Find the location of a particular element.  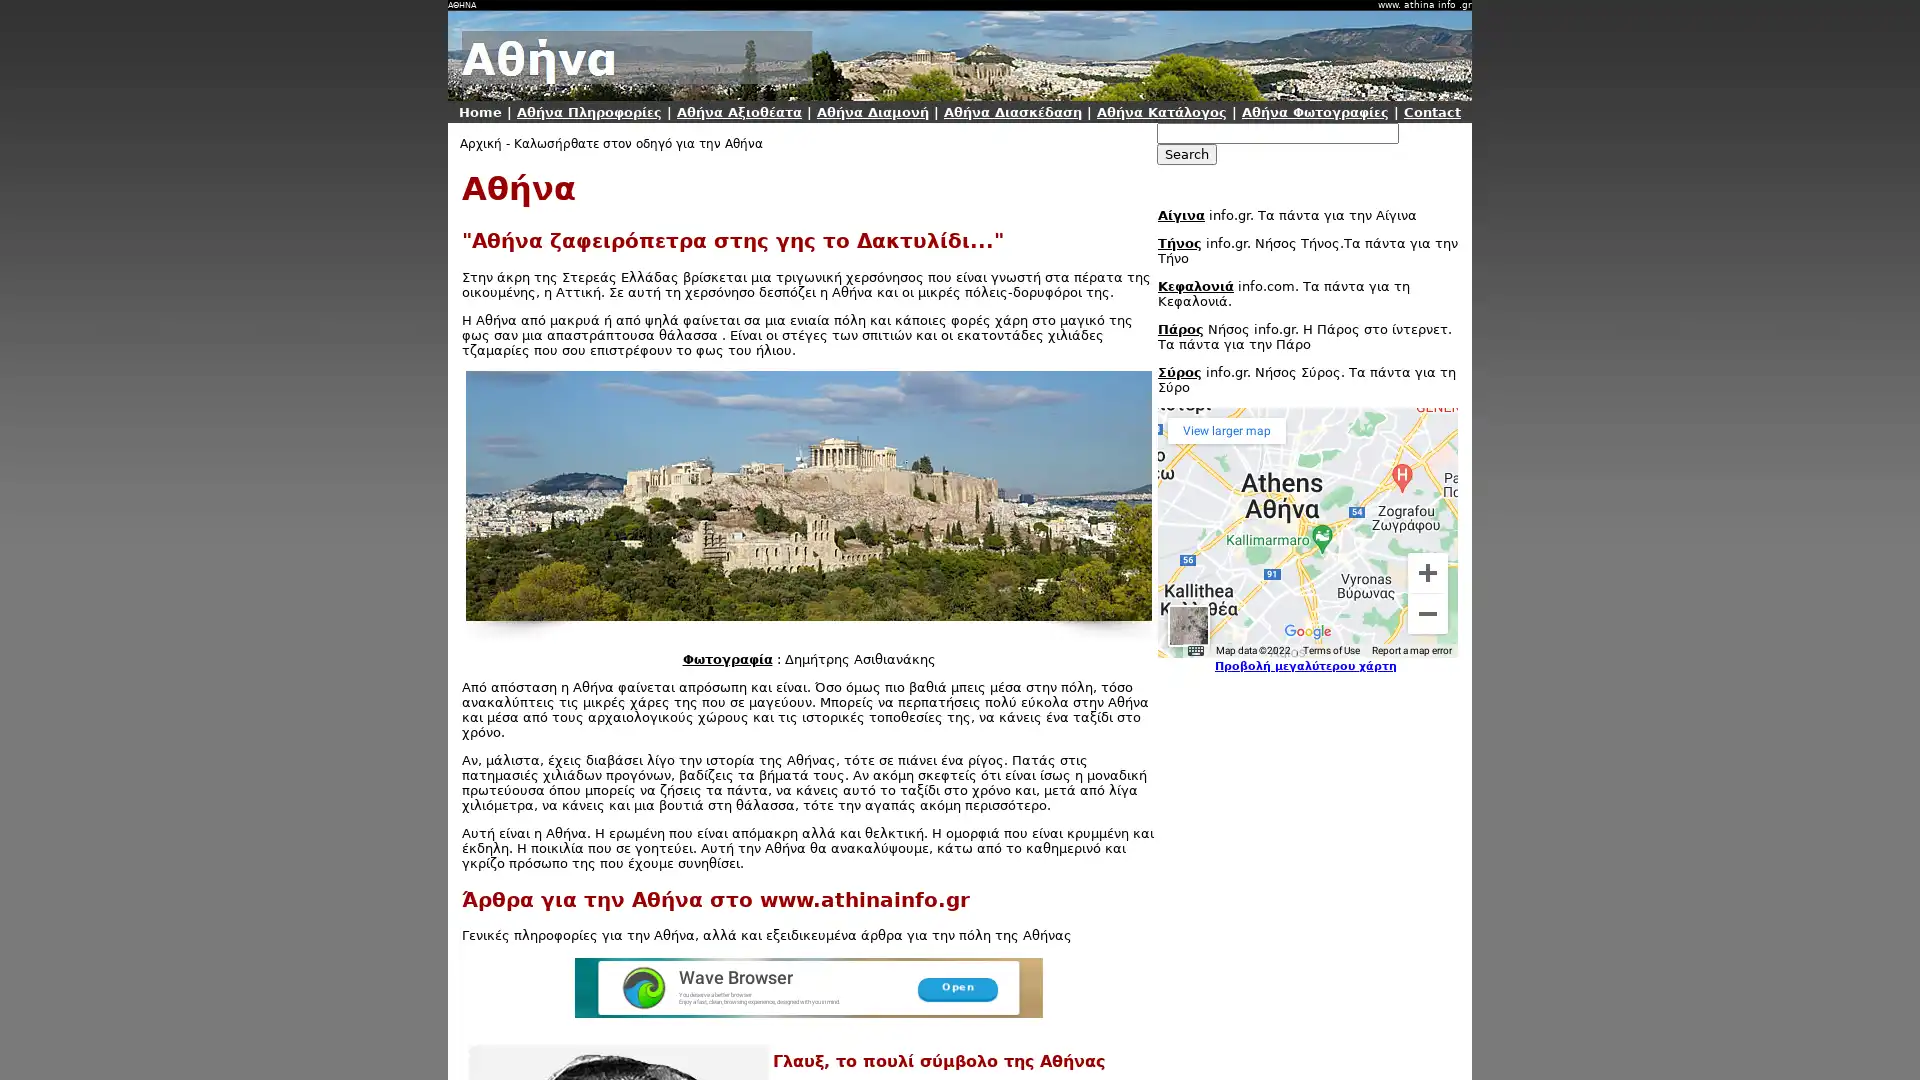

Search is located at coordinates (1185, 153).